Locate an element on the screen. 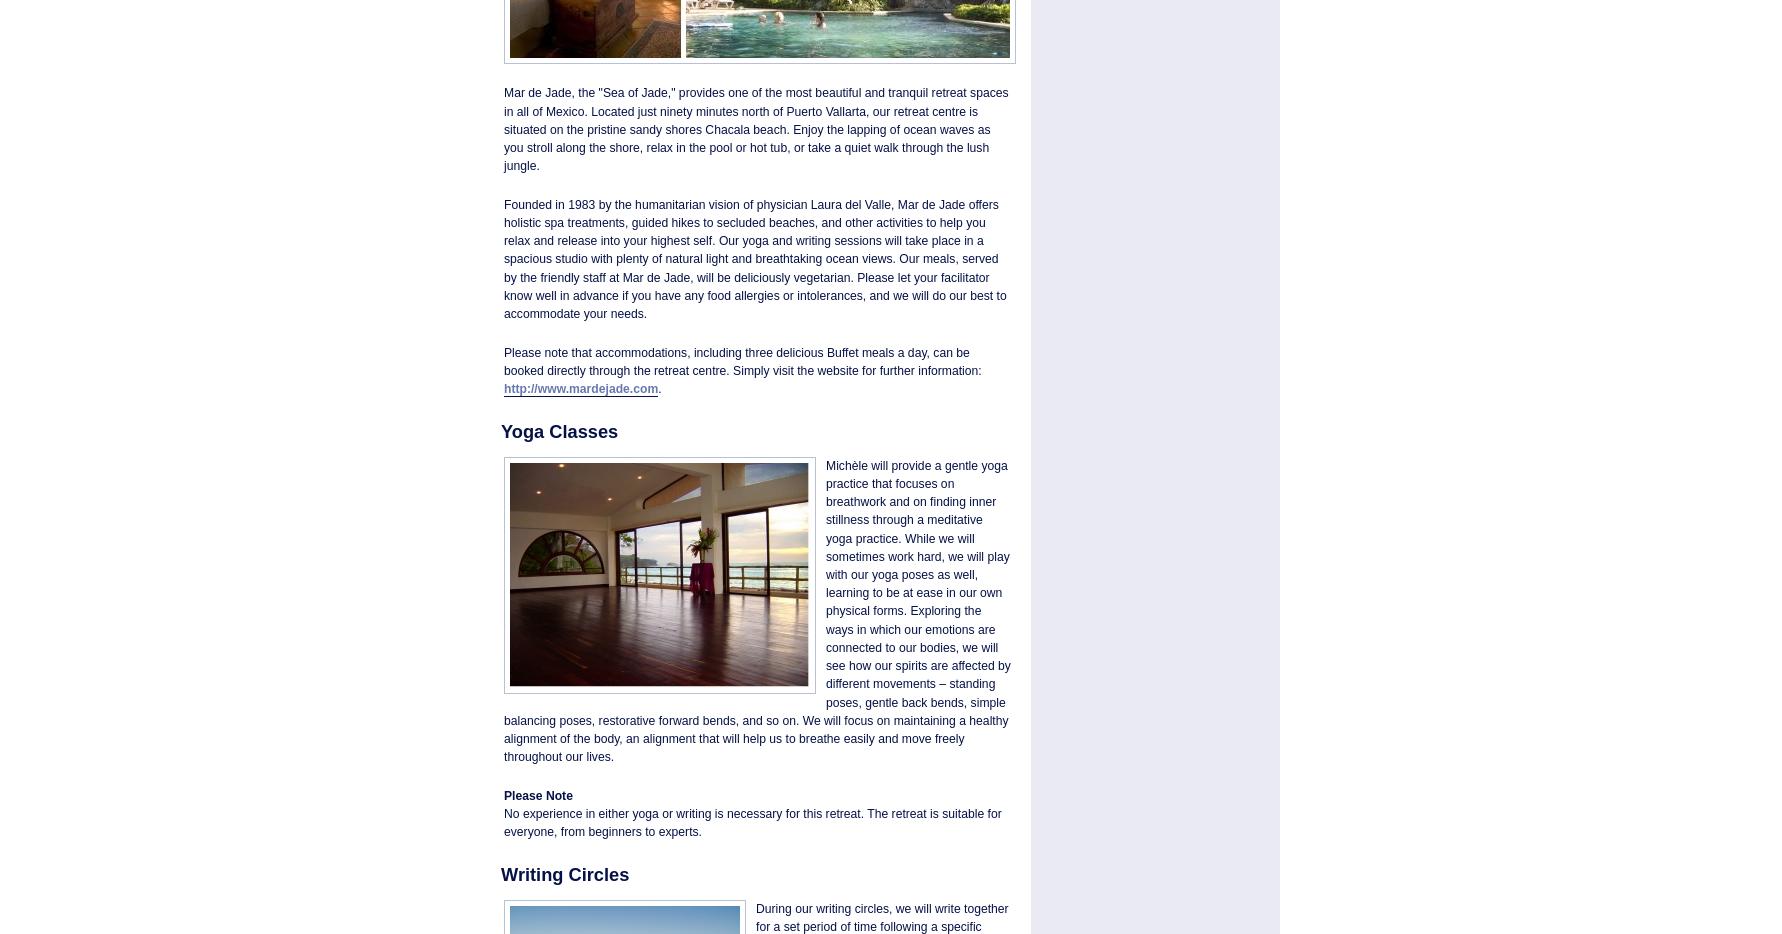  'No experience in either yoga or writing is necessary for this retreat. The retreat is suitable for everyone, from beginners to experts.' is located at coordinates (752, 822).